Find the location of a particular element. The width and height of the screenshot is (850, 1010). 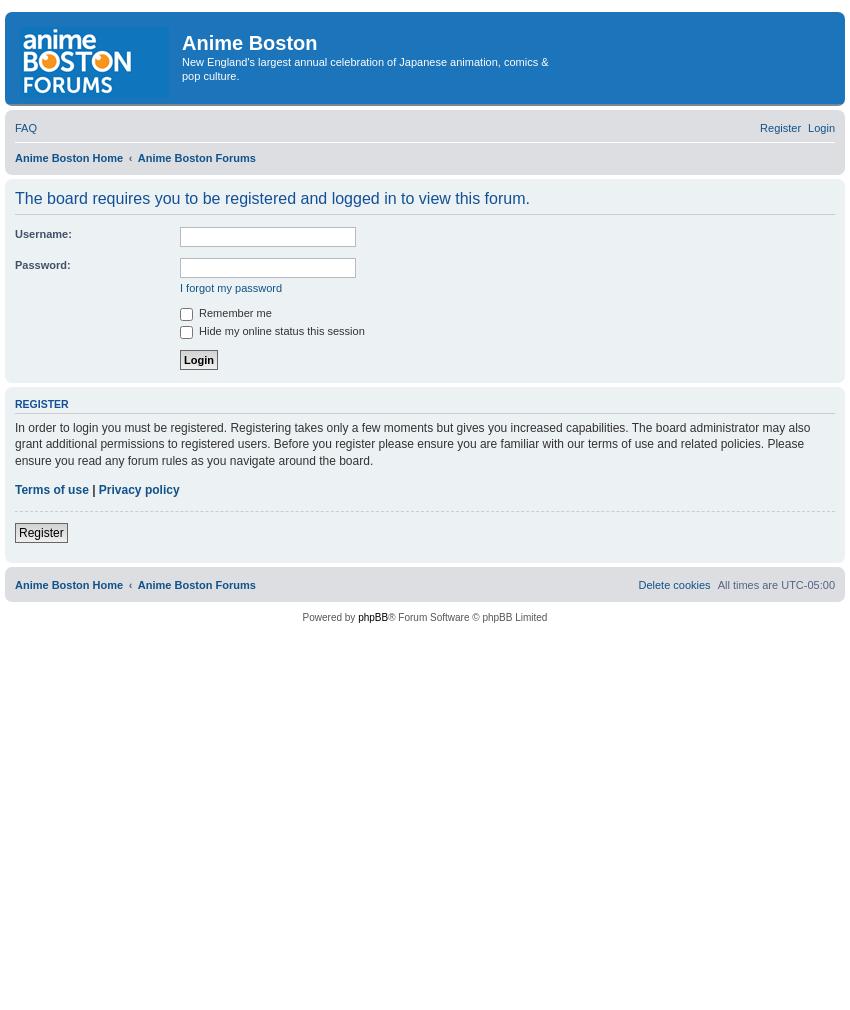

'phpBB' is located at coordinates (357, 615).